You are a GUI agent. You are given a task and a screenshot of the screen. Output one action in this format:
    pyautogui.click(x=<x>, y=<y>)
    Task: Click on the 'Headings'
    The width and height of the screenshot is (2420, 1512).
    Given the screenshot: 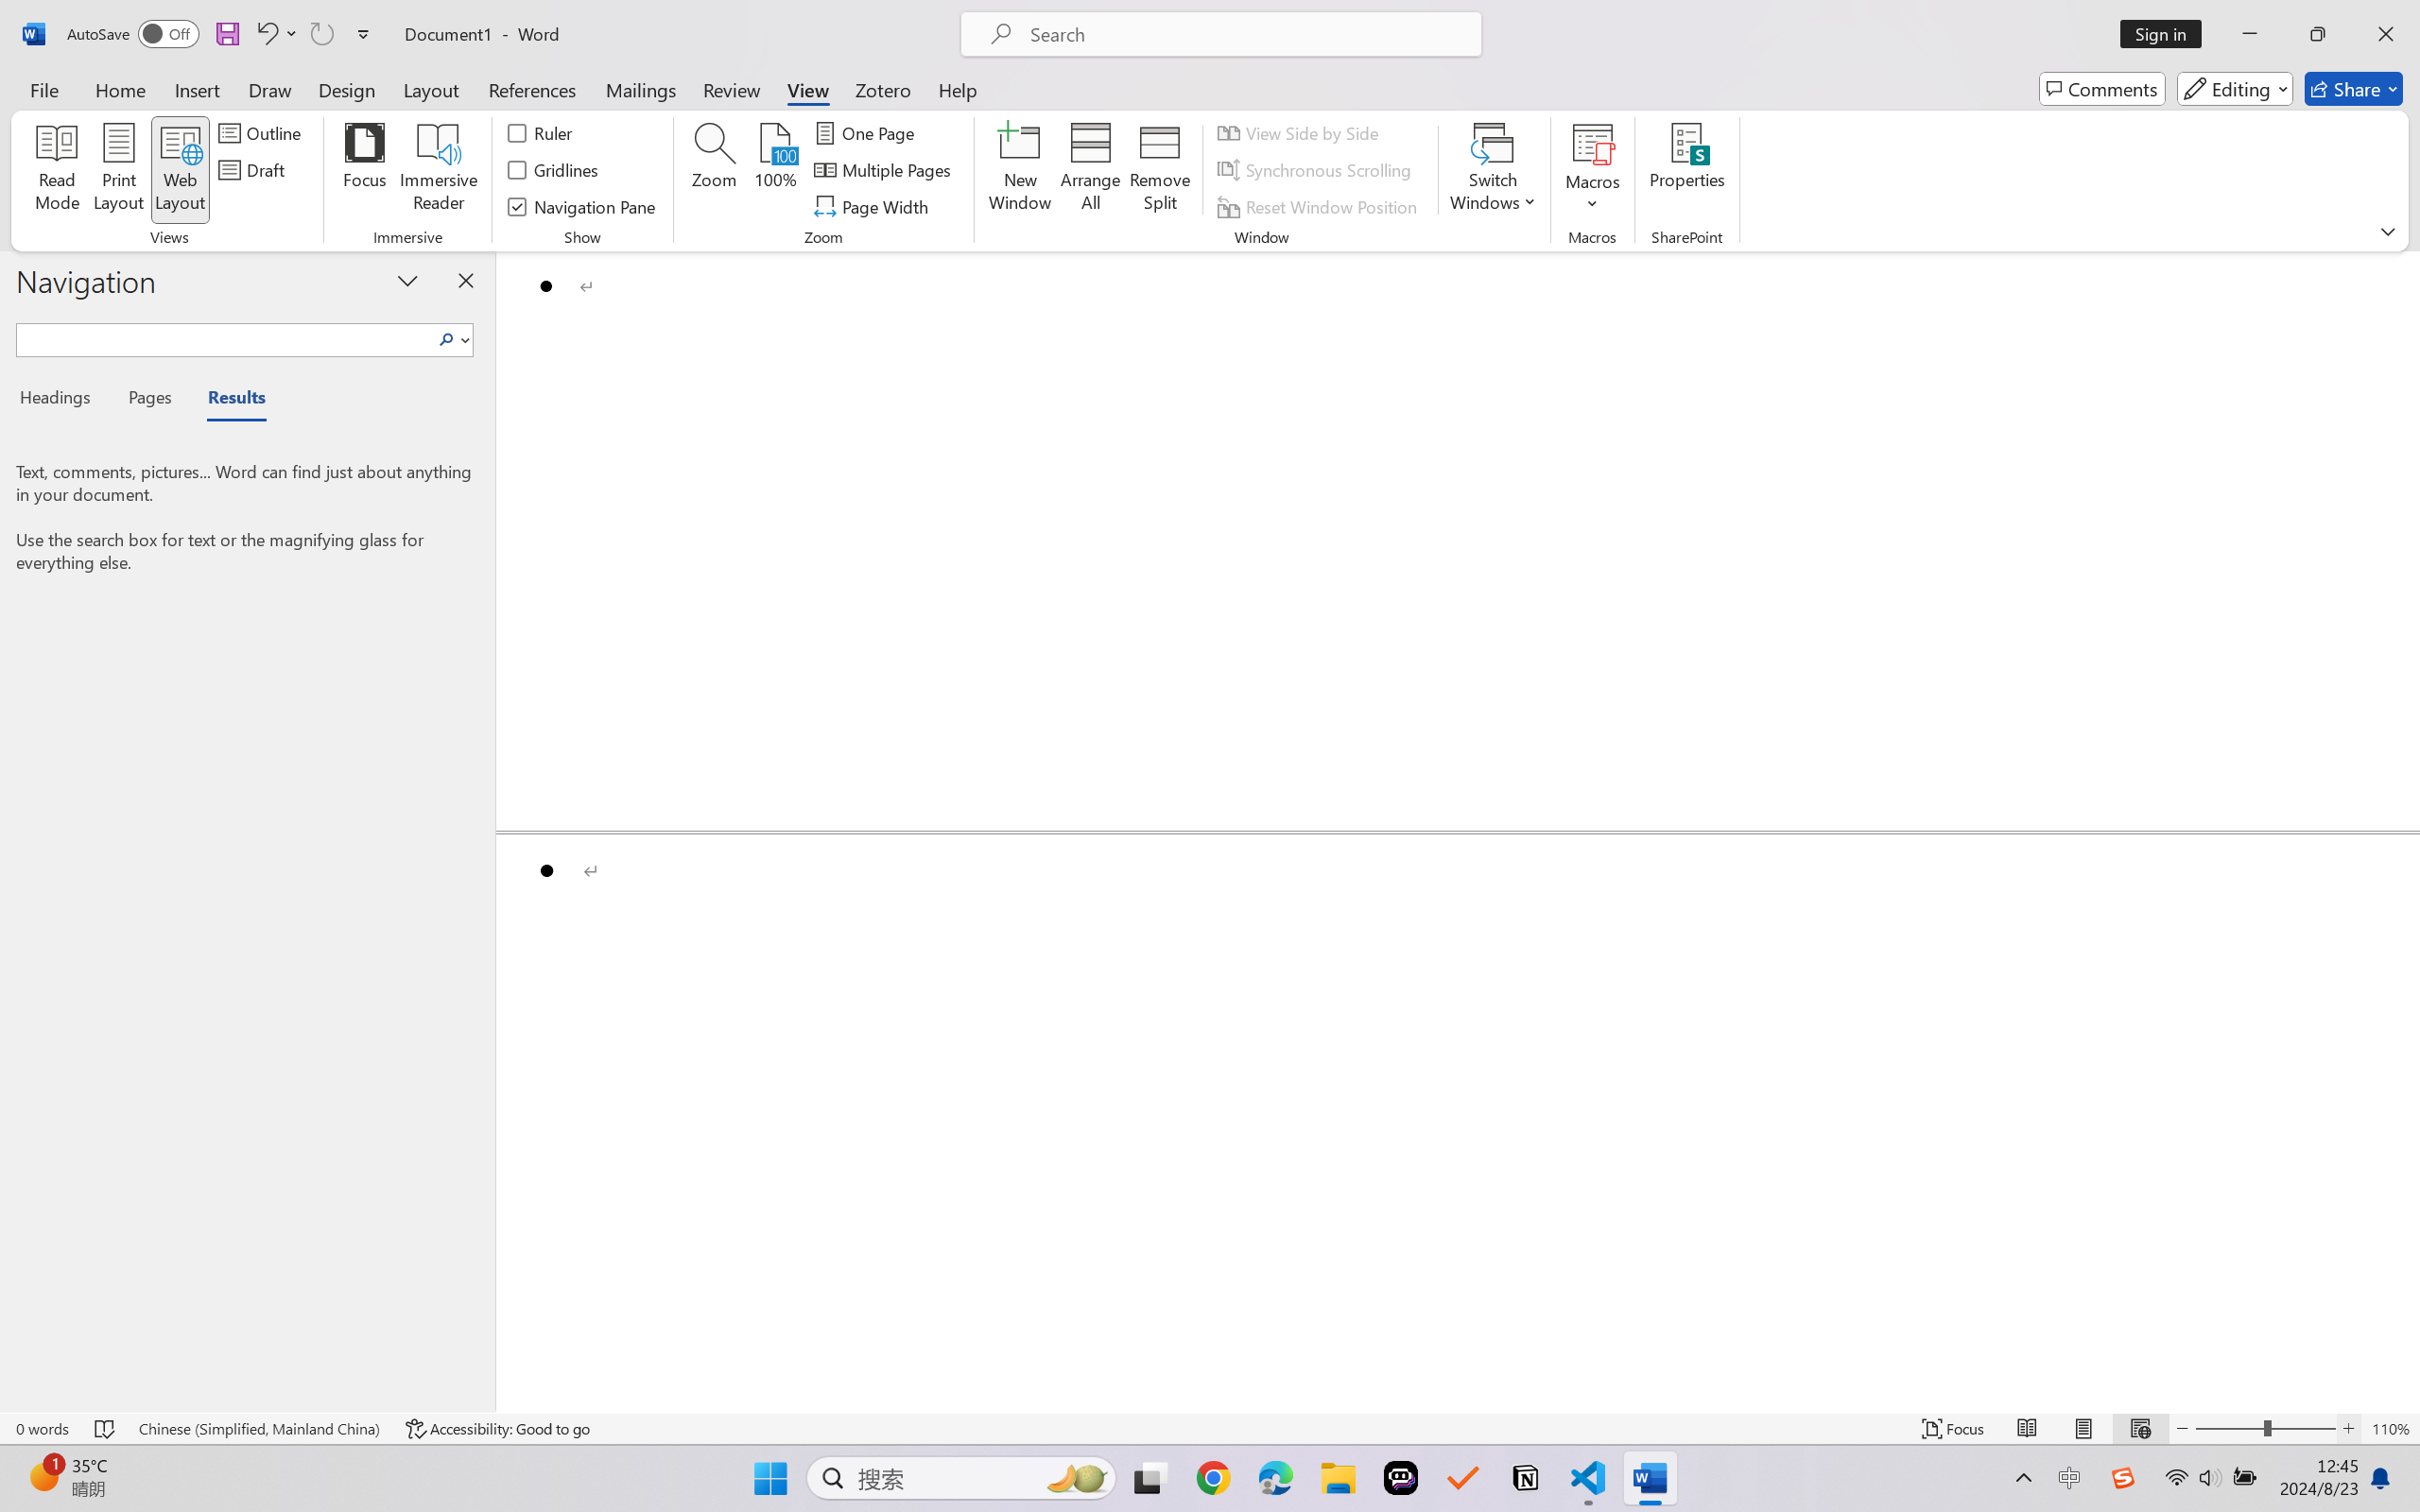 What is the action you would take?
    pyautogui.click(x=61, y=401)
    